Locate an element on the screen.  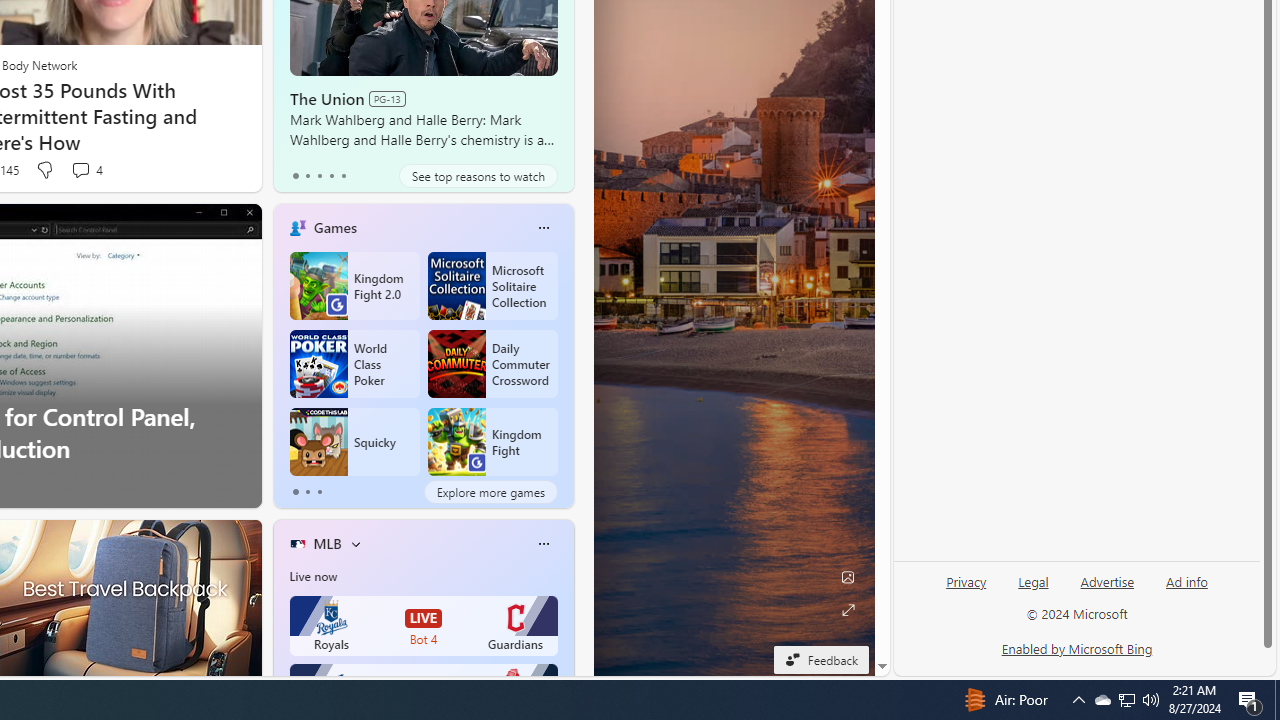
'MLB' is located at coordinates (327, 543).